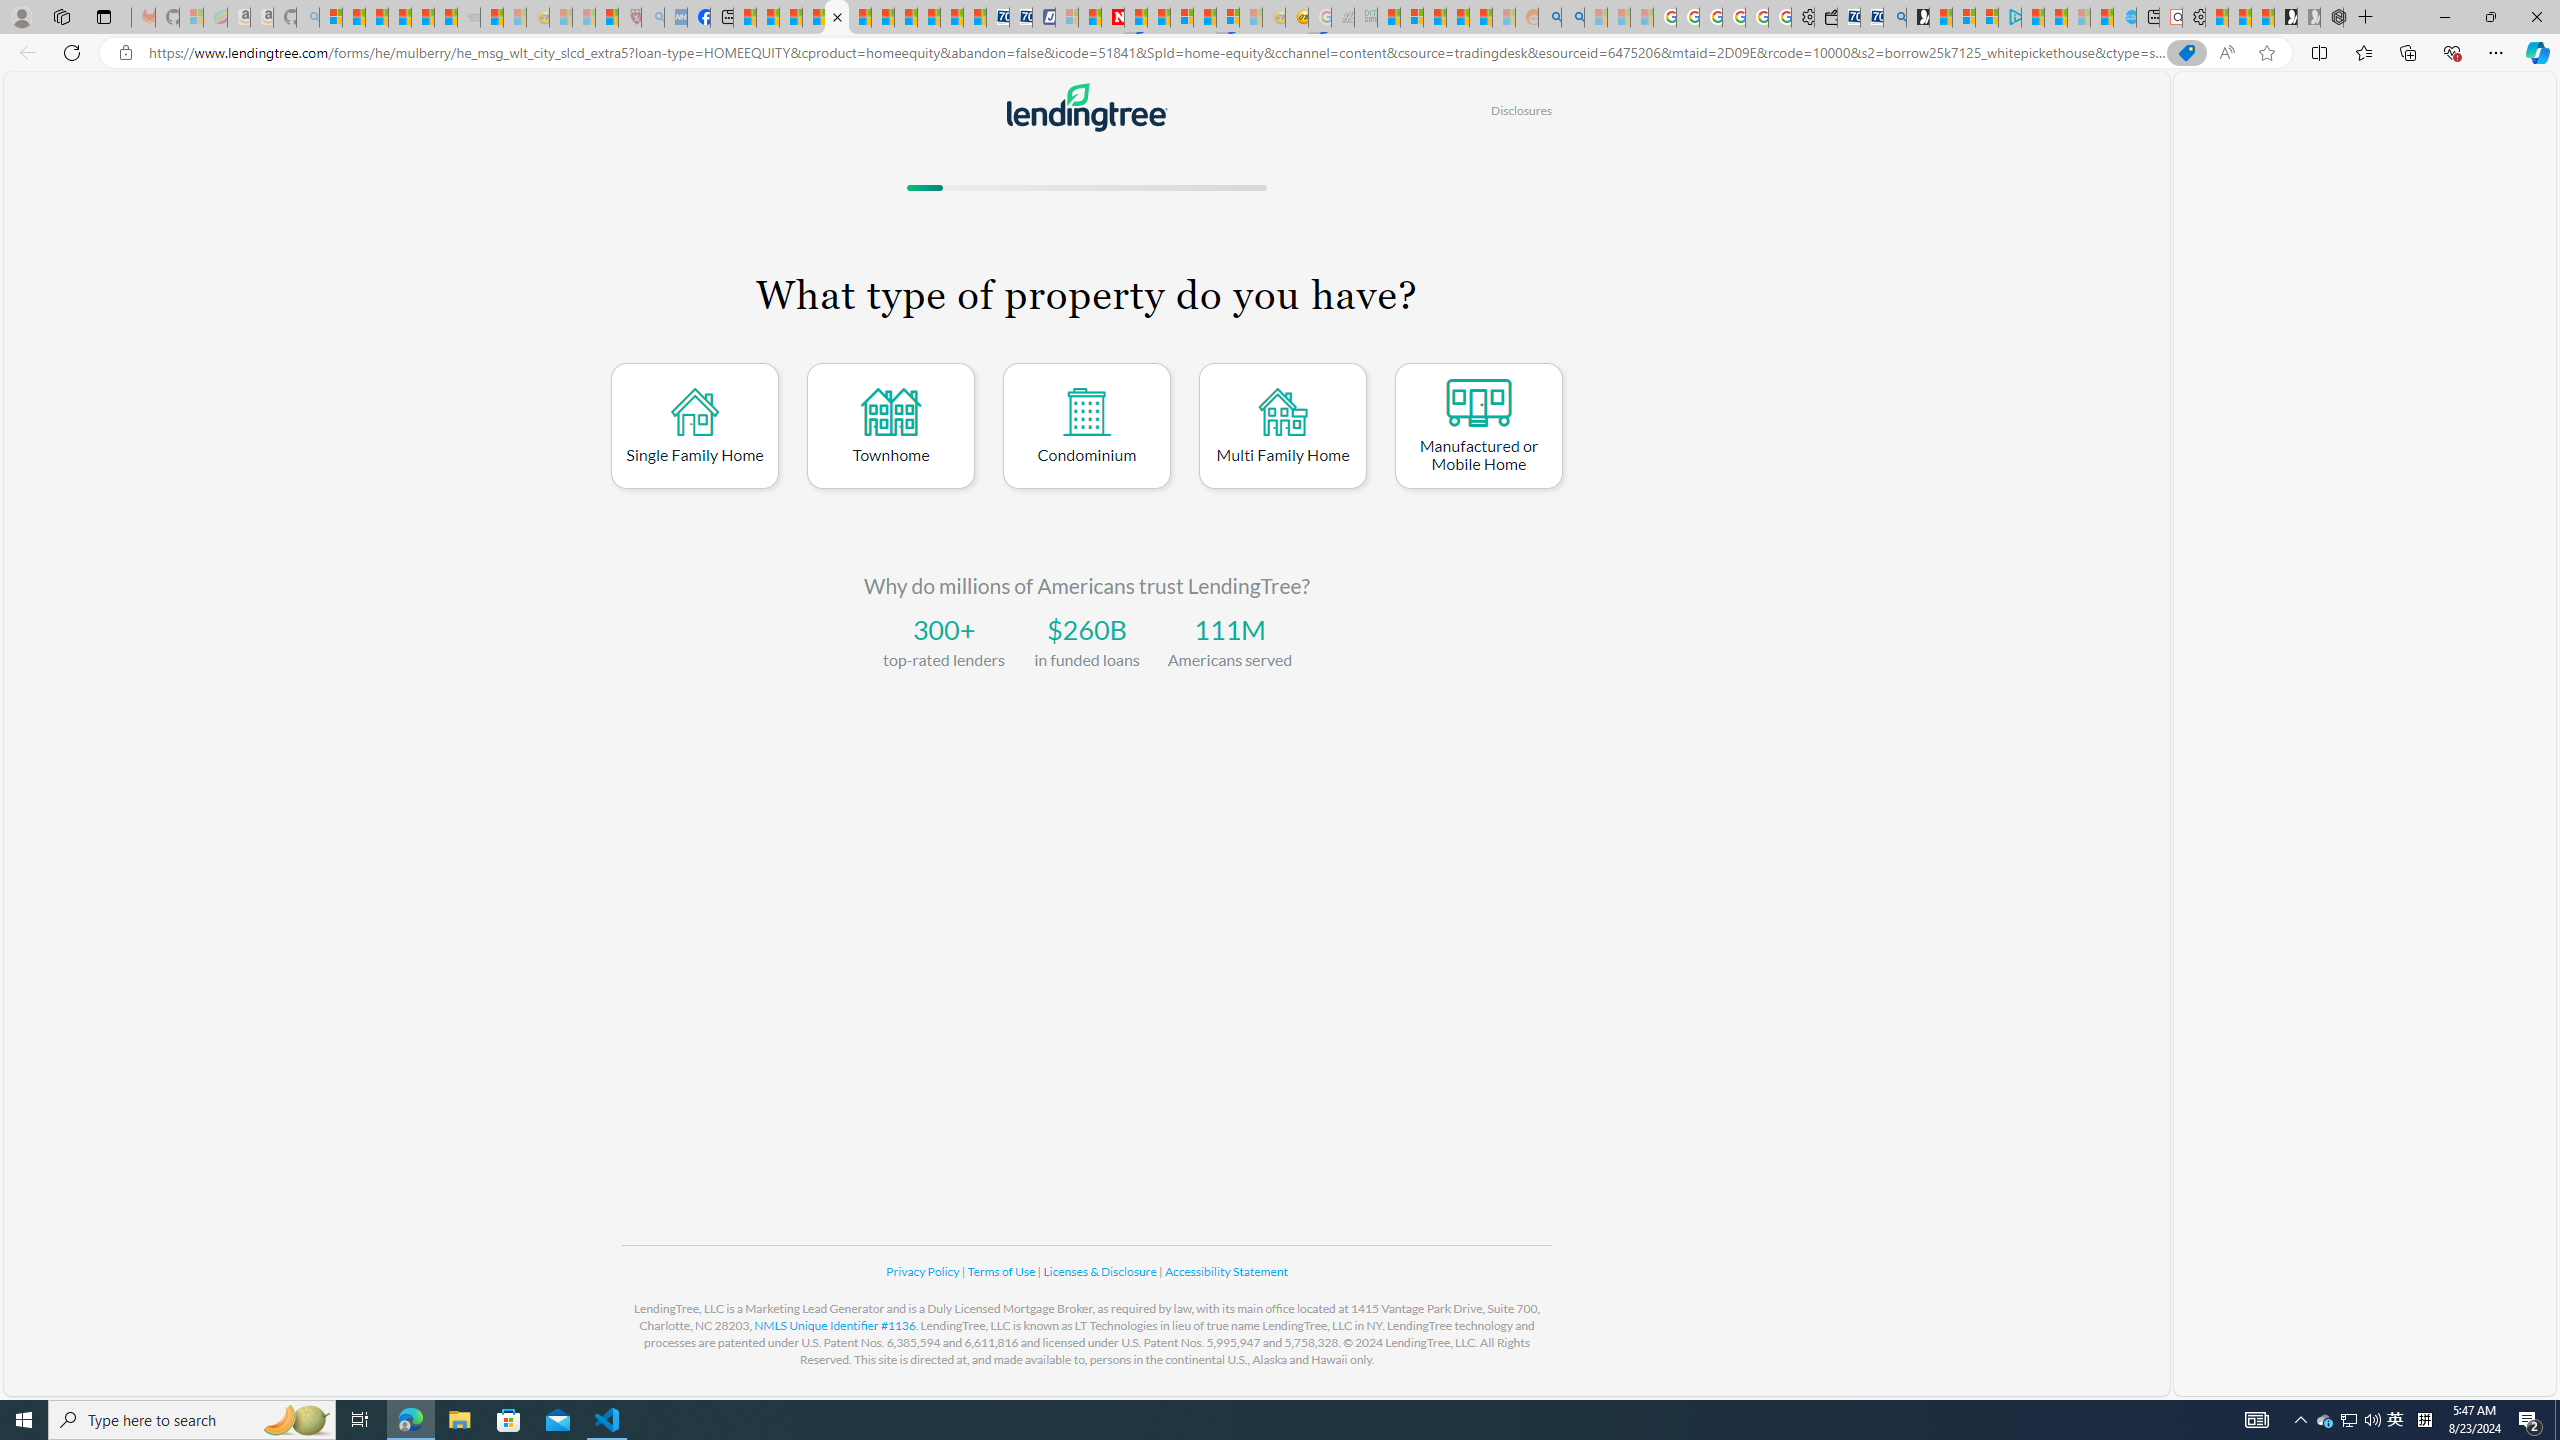  I want to click on 'The Weather Channel - MSN', so click(375, 16).